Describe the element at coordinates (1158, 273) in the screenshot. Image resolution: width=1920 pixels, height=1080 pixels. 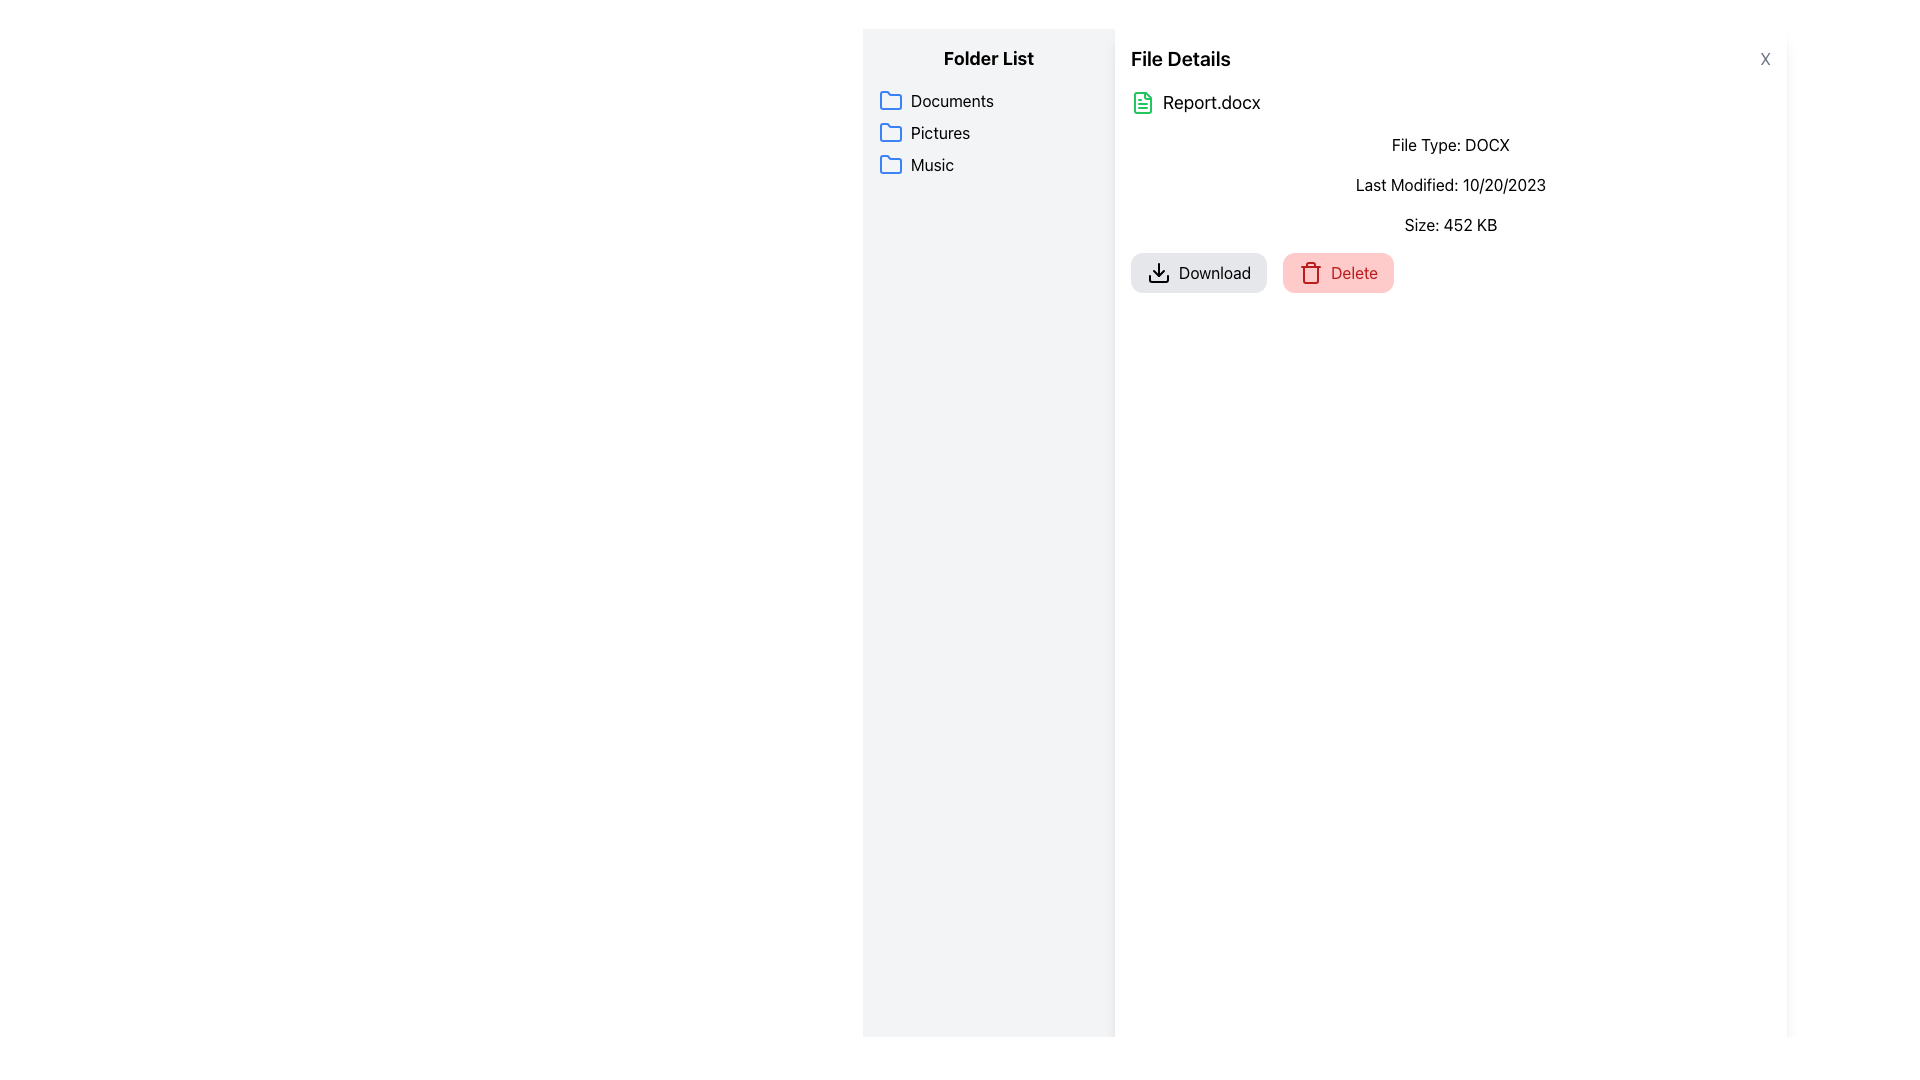
I see `the download icon, which is a downward arrow symbolizing a download action, located inside the 'Download' button` at that location.